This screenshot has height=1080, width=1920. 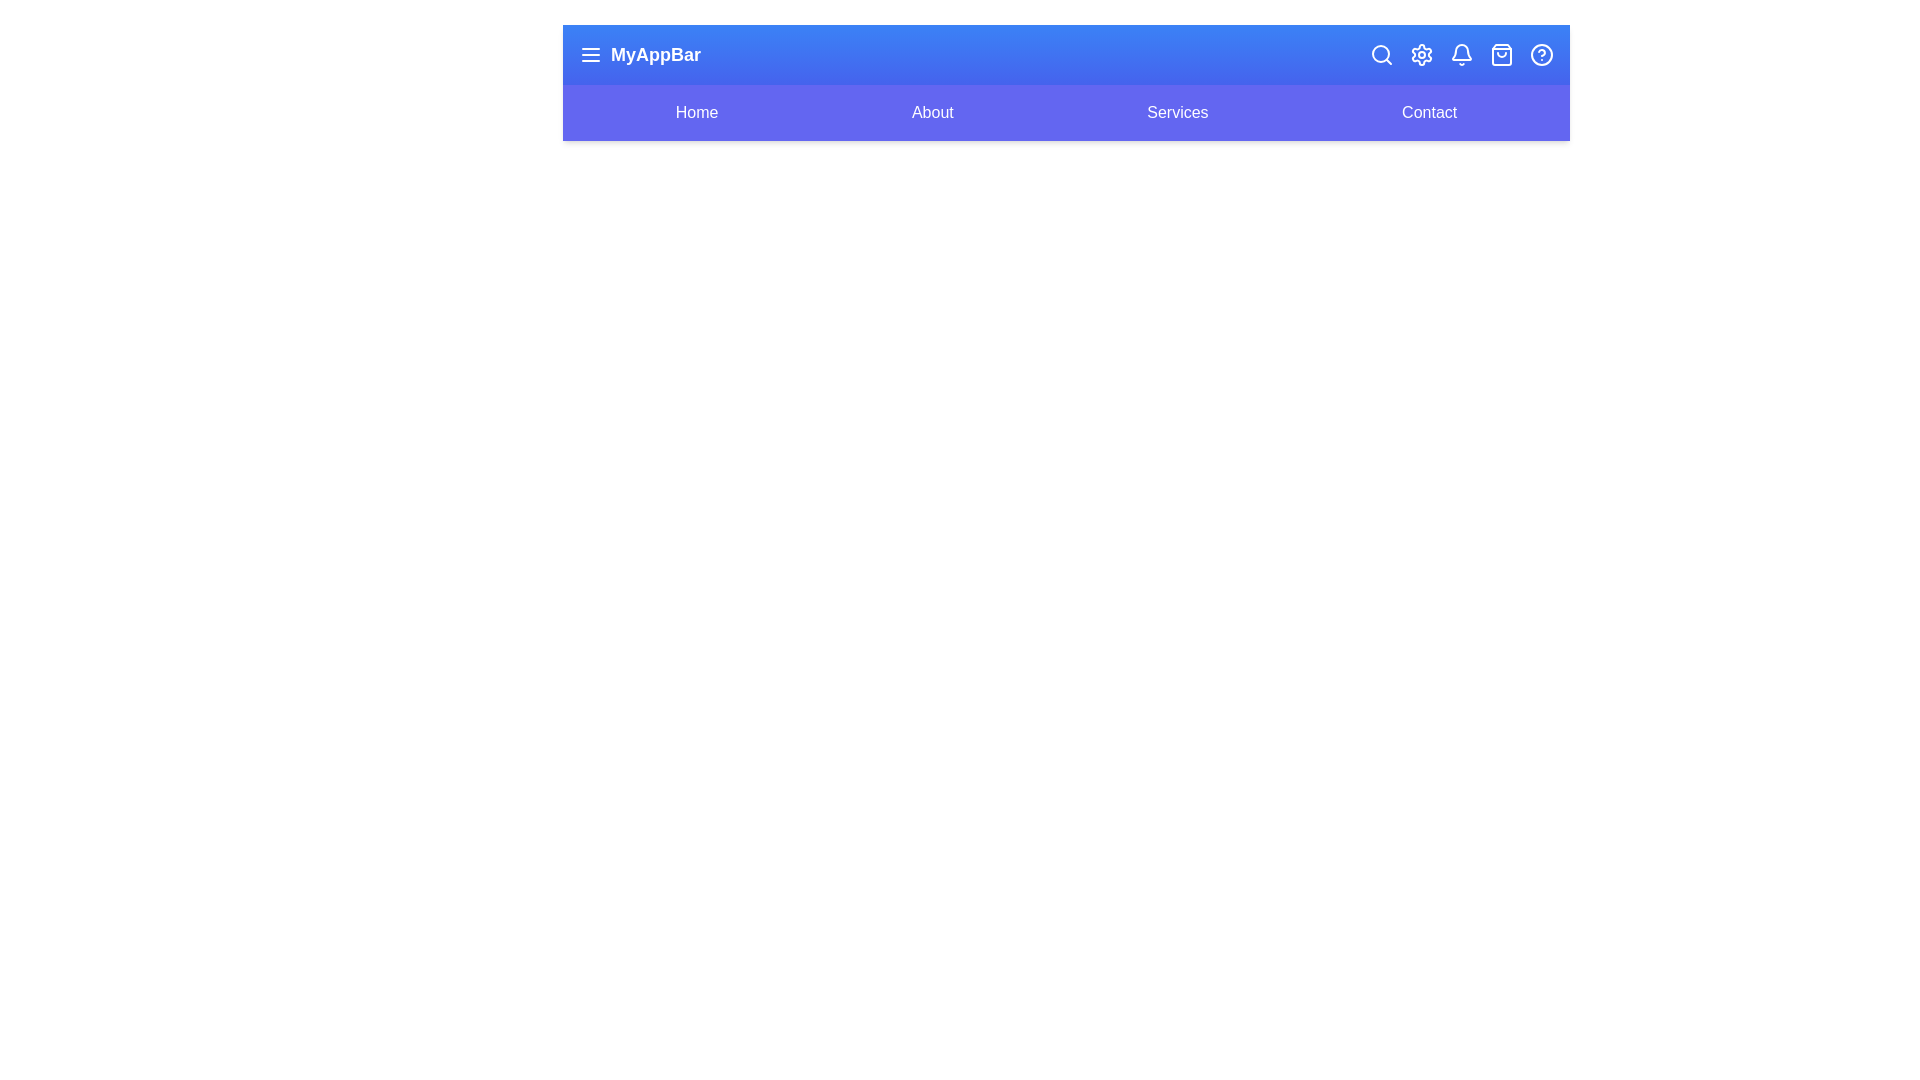 What do you see at coordinates (1429, 112) in the screenshot?
I see `the navigation link labeled 'Contact'` at bounding box center [1429, 112].